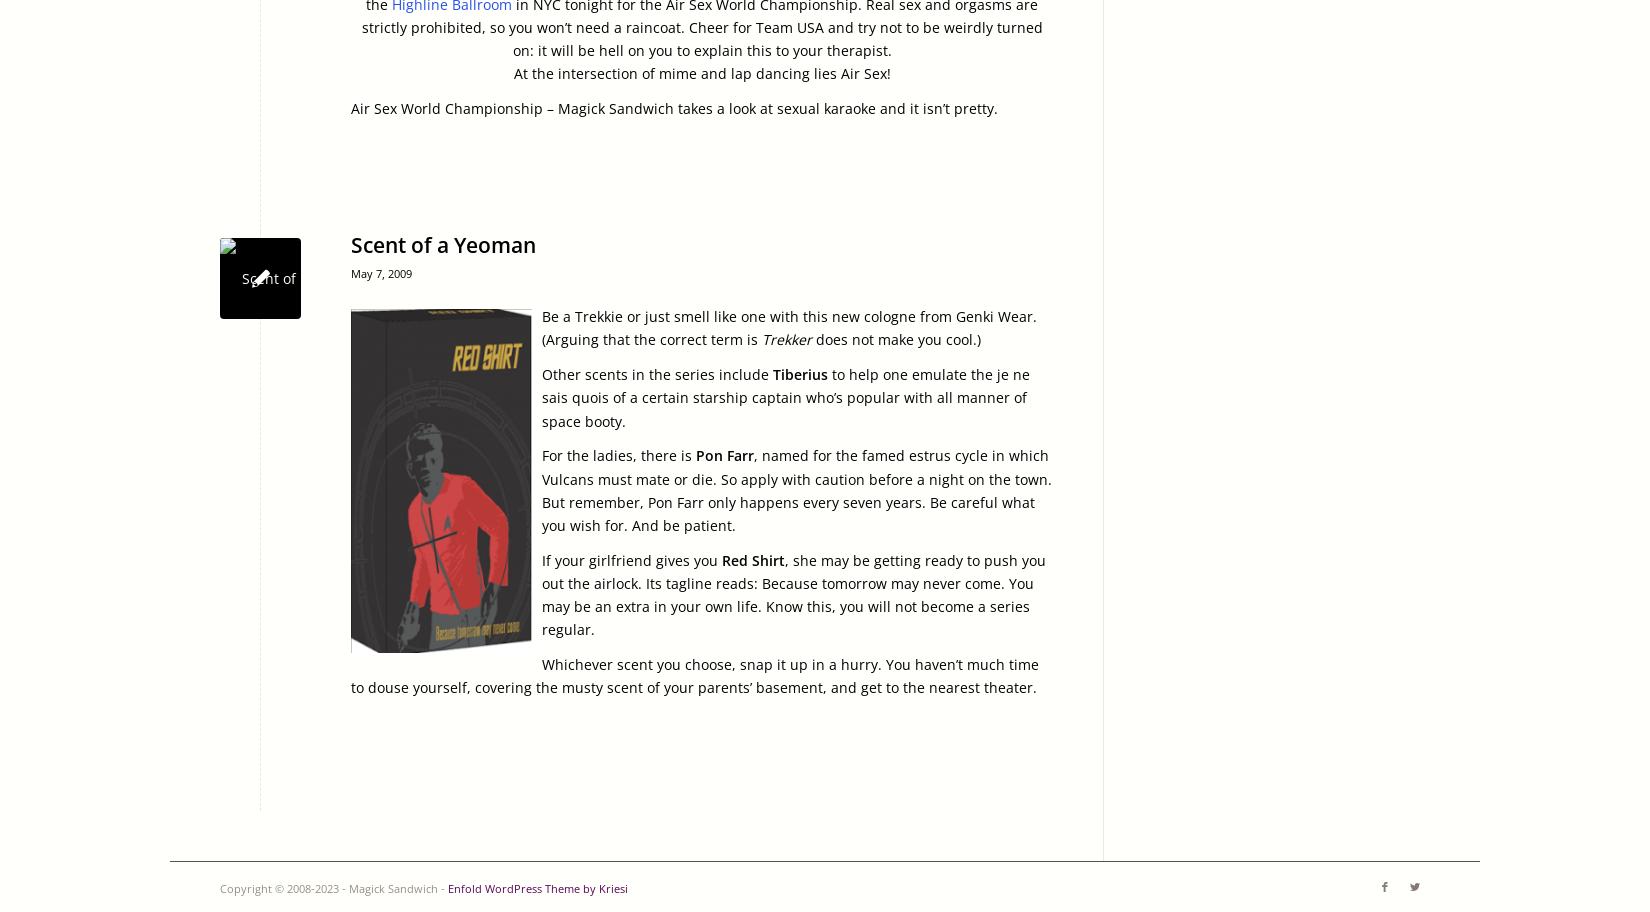 The height and width of the screenshot is (912, 1650). Describe the element at coordinates (541, 490) in the screenshot. I see `', named for the famed estrus cycle in which Vulcans must mate or die. So apply with caution before a night on the town. But remember, Pon Farr only happens every seven years. Be careful what you wish for. And be patient.'` at that location.